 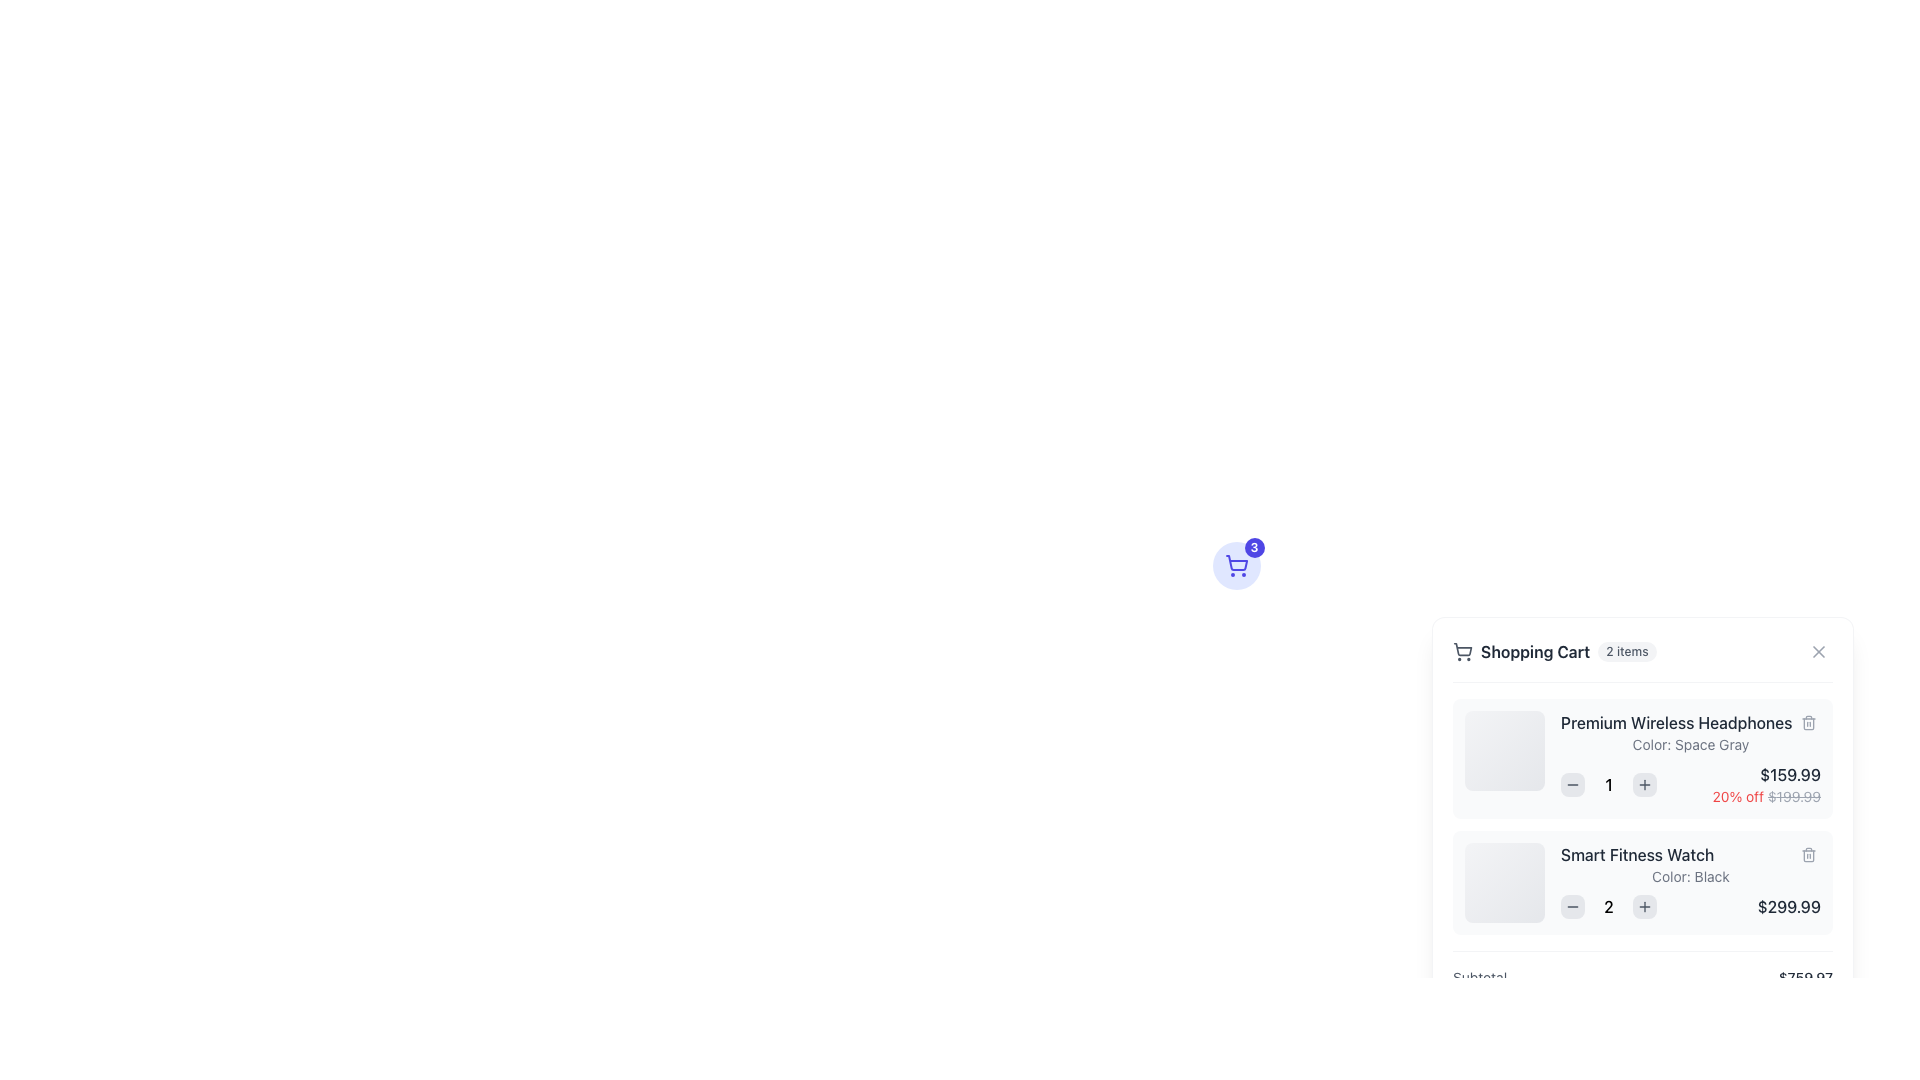 What do you see at coordinates (1637, 855) in the screenshot?
I see `the text label displaying 'Smart Fitness Watch' in the shopping cart interface, which is centered under the second listed item` at bounding box center [1637, 855].